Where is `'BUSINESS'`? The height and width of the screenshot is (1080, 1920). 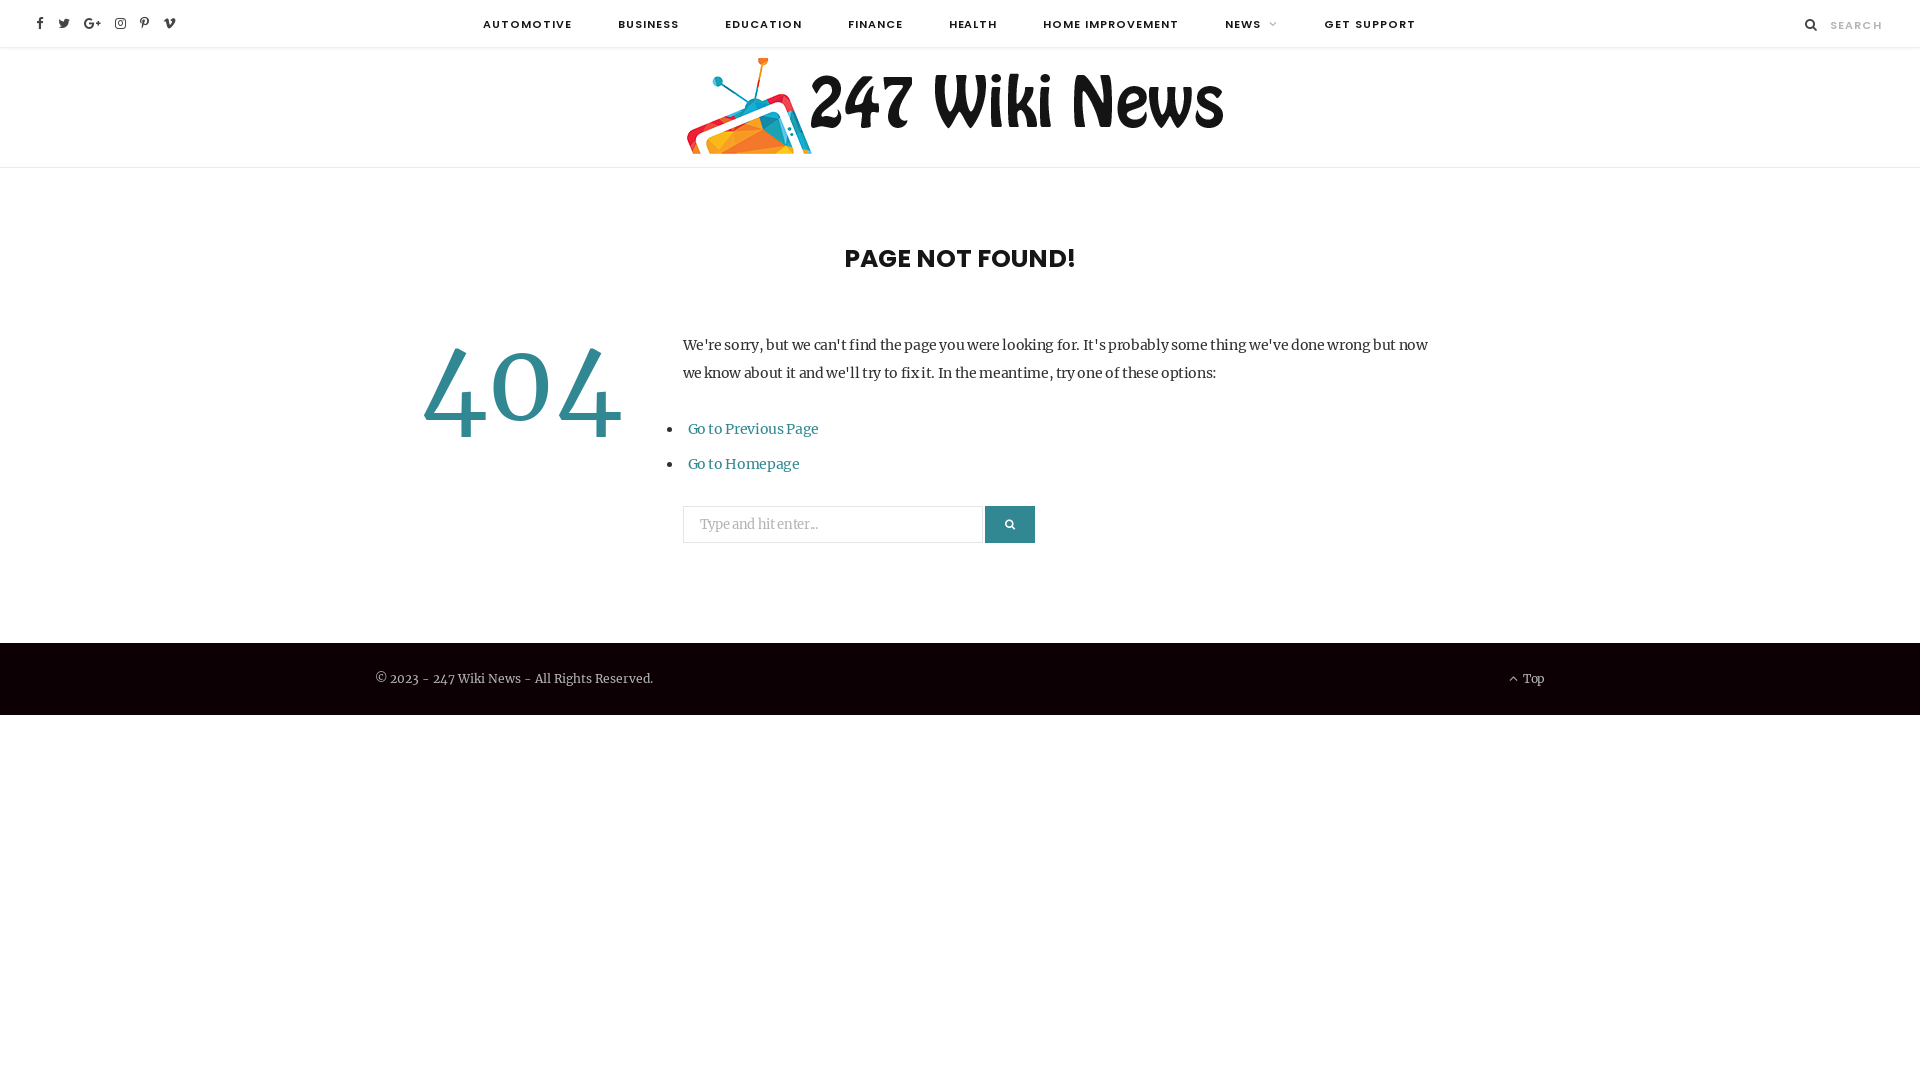 'BUSINESS' is located at coordinates (648, 23).